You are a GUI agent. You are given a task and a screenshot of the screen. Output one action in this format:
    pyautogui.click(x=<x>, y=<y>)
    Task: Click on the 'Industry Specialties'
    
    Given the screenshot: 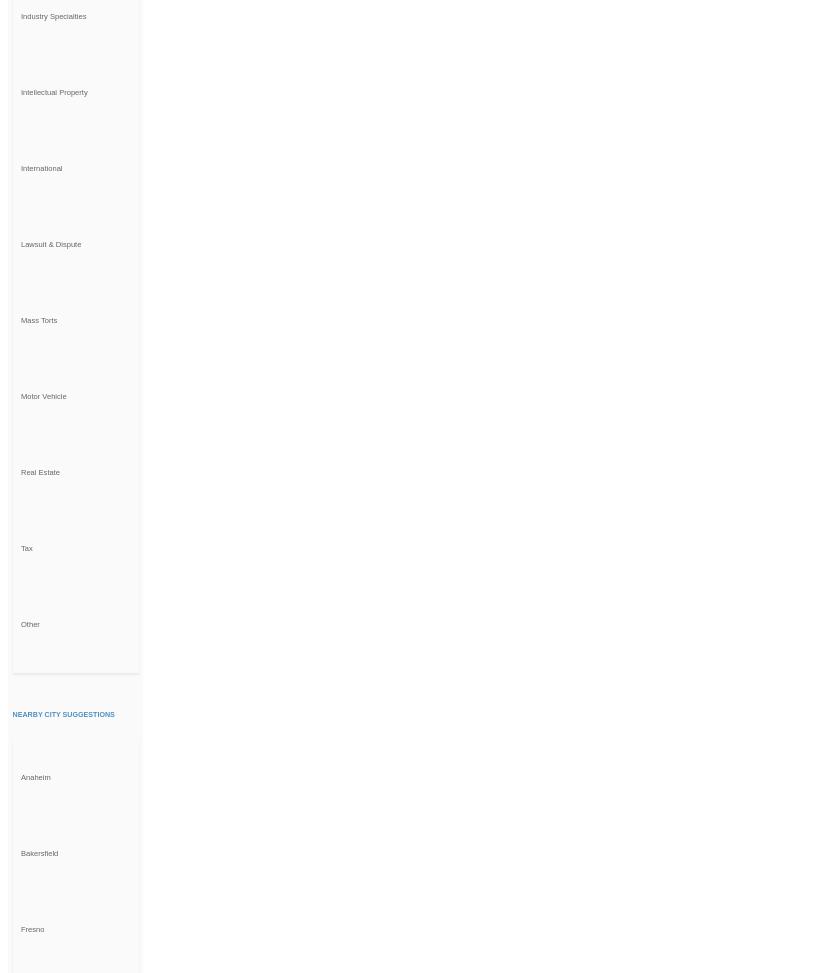 What is the action you would take?
    pyautogui.click(x=53, y=15)
    